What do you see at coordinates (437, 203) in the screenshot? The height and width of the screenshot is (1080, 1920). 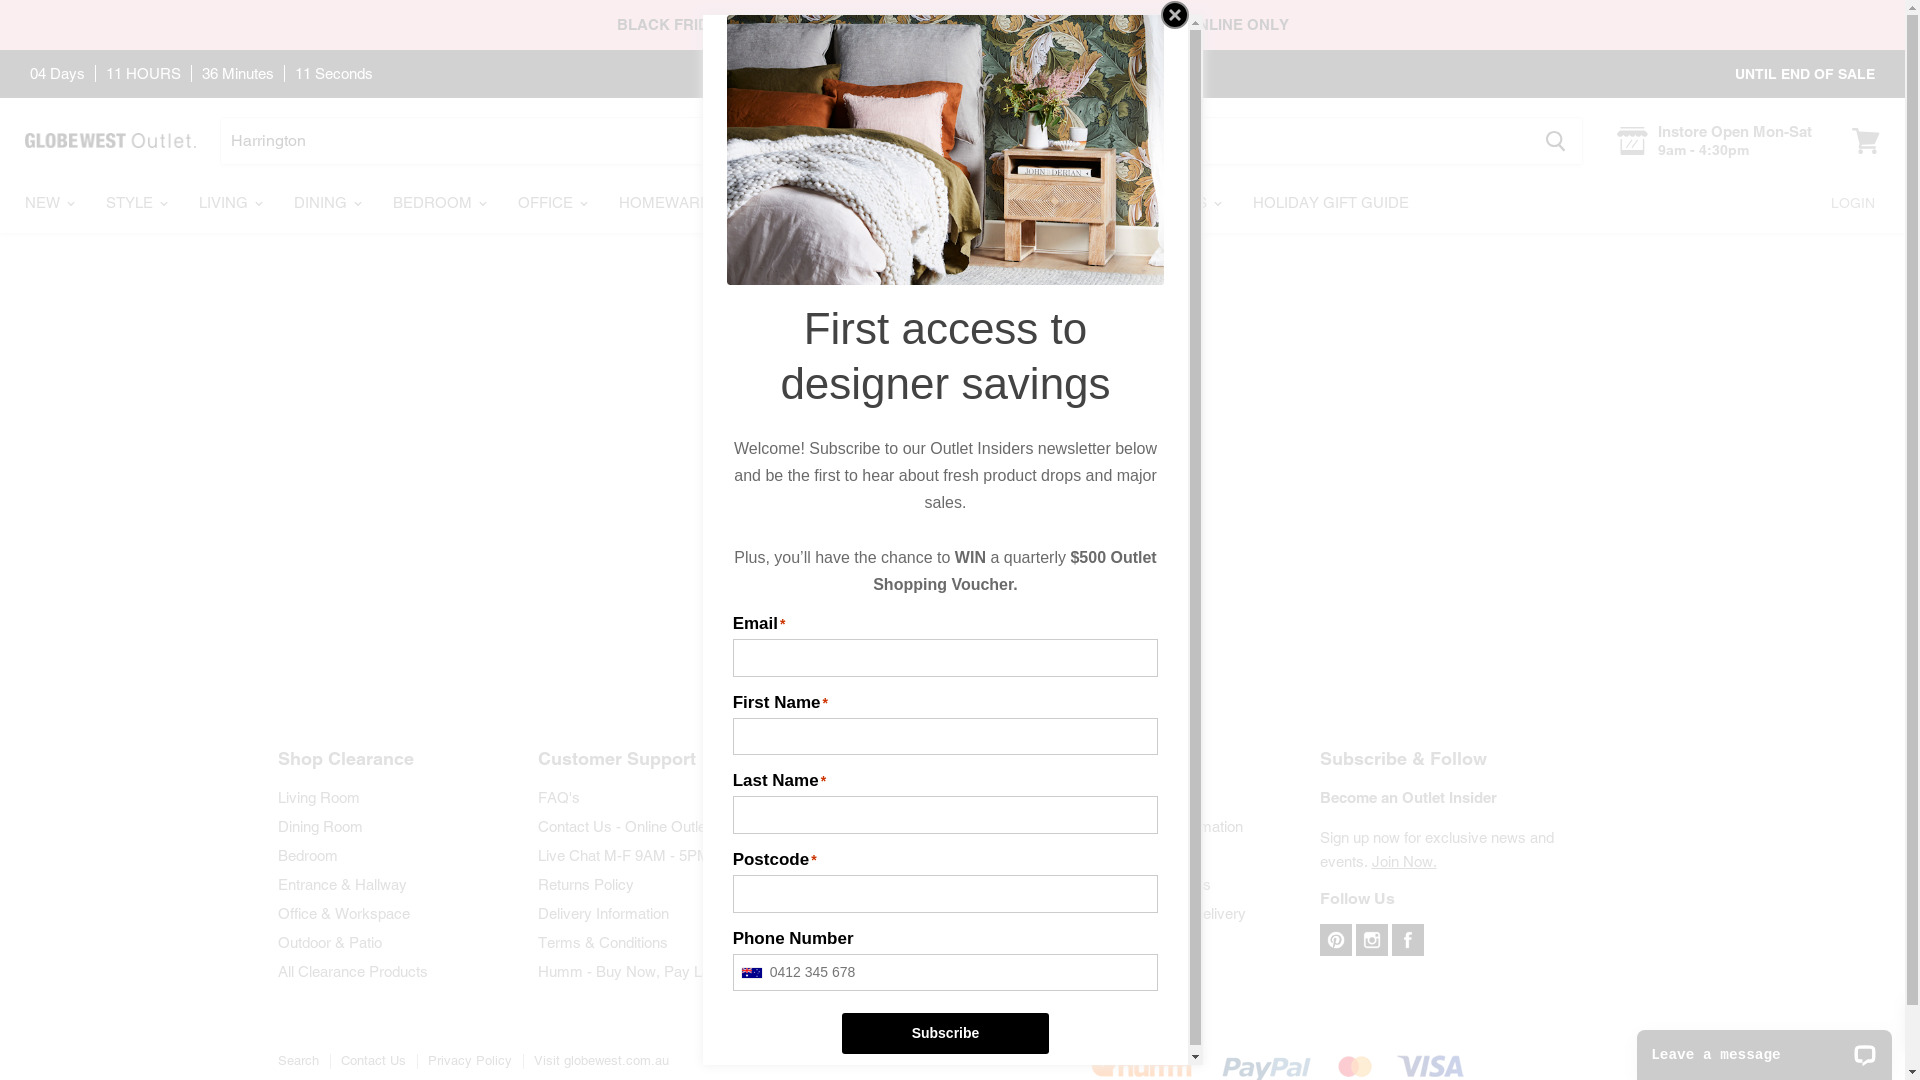 I see `'BEDROOM'` at bounding box center [437, 203].